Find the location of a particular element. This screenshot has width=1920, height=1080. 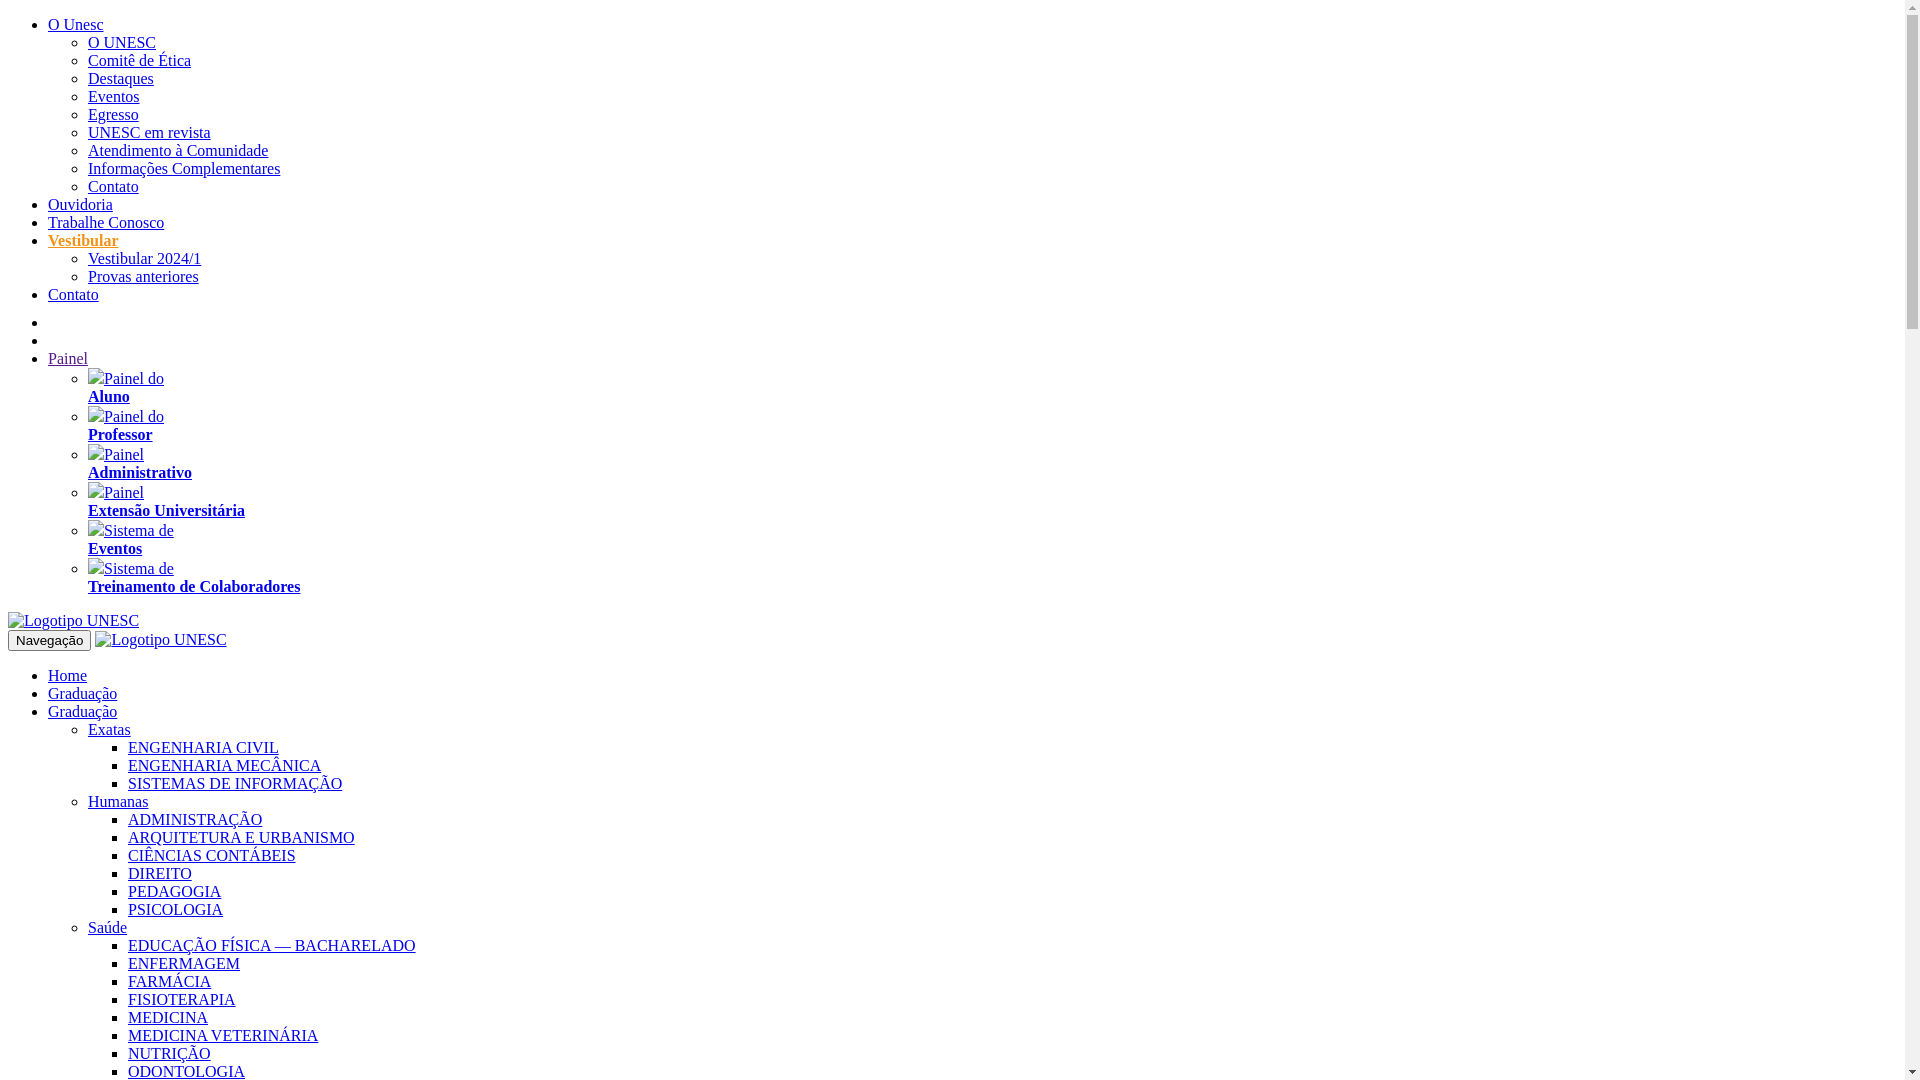

'Sistema de is located at coordinates (193, 577).